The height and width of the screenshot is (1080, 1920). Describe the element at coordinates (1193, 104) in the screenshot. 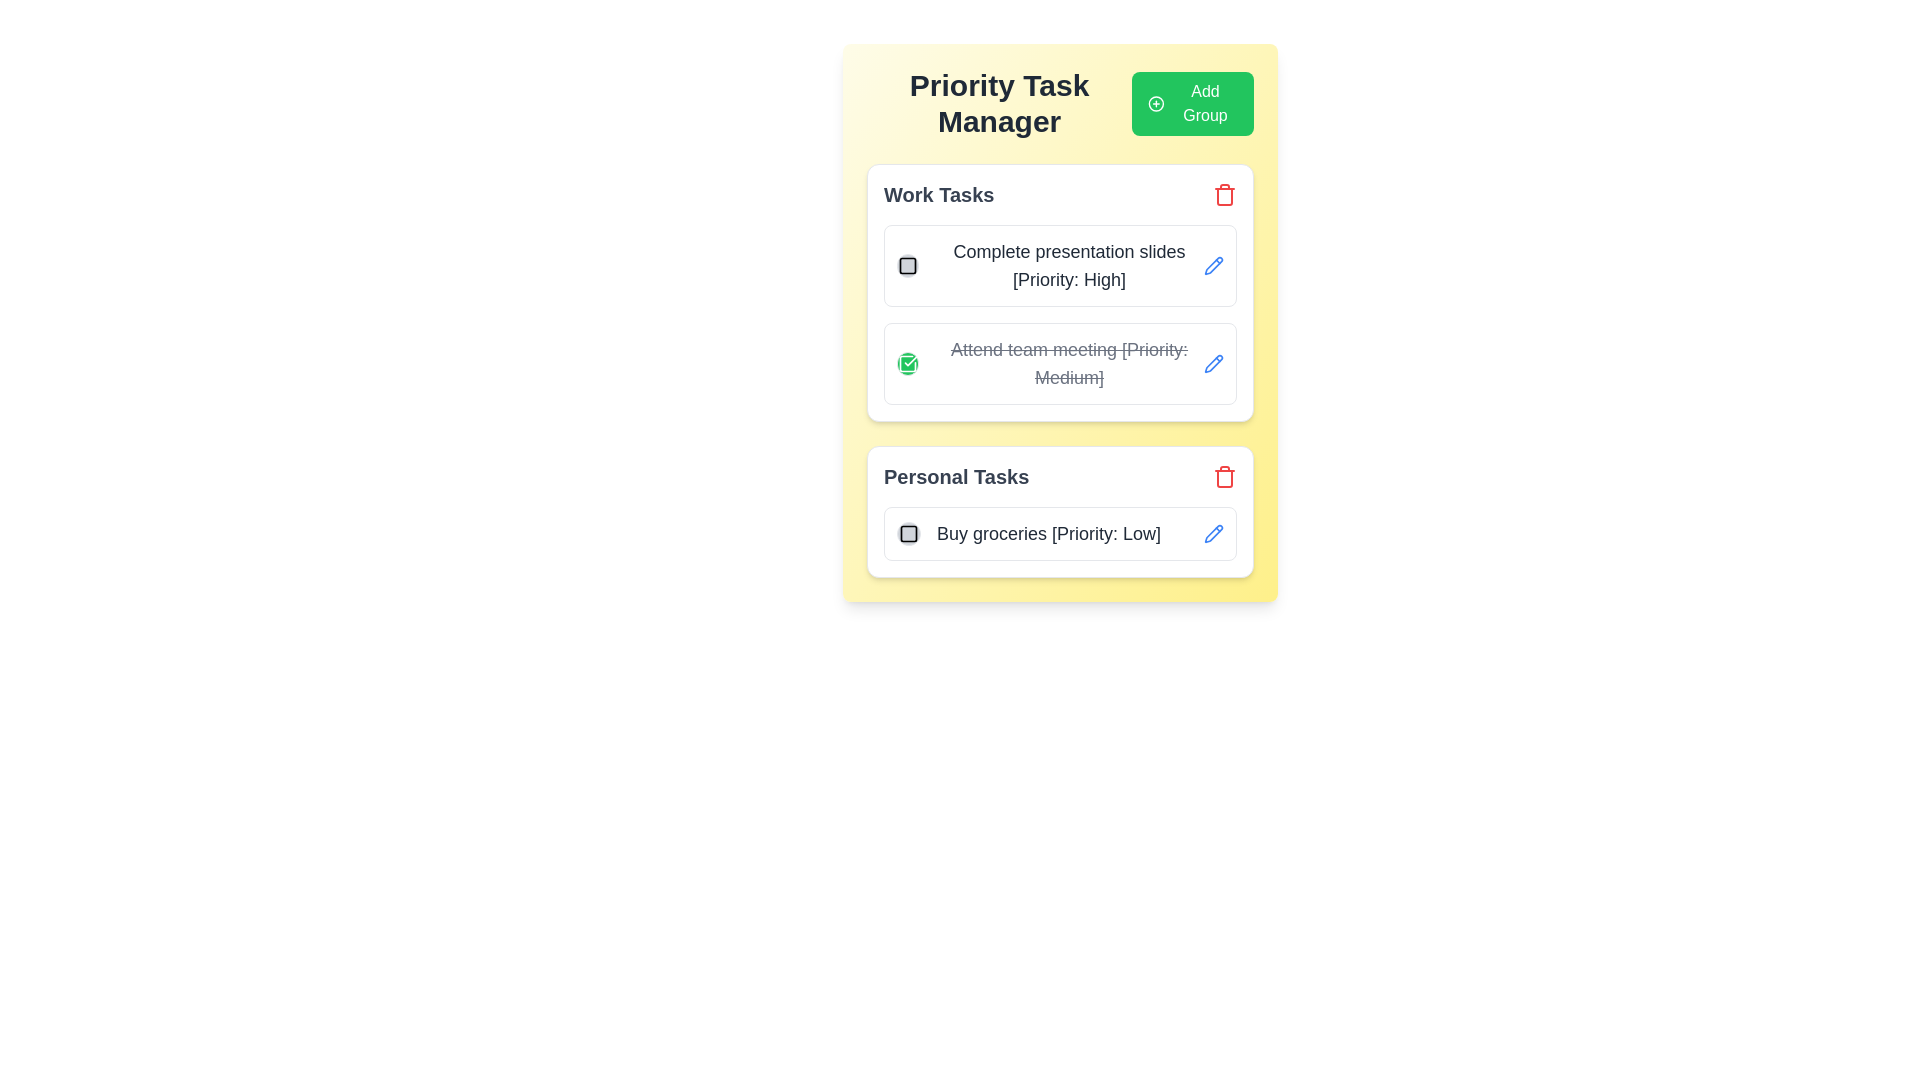

I see `the button located at the top-right corner of the task management interface` at that location.